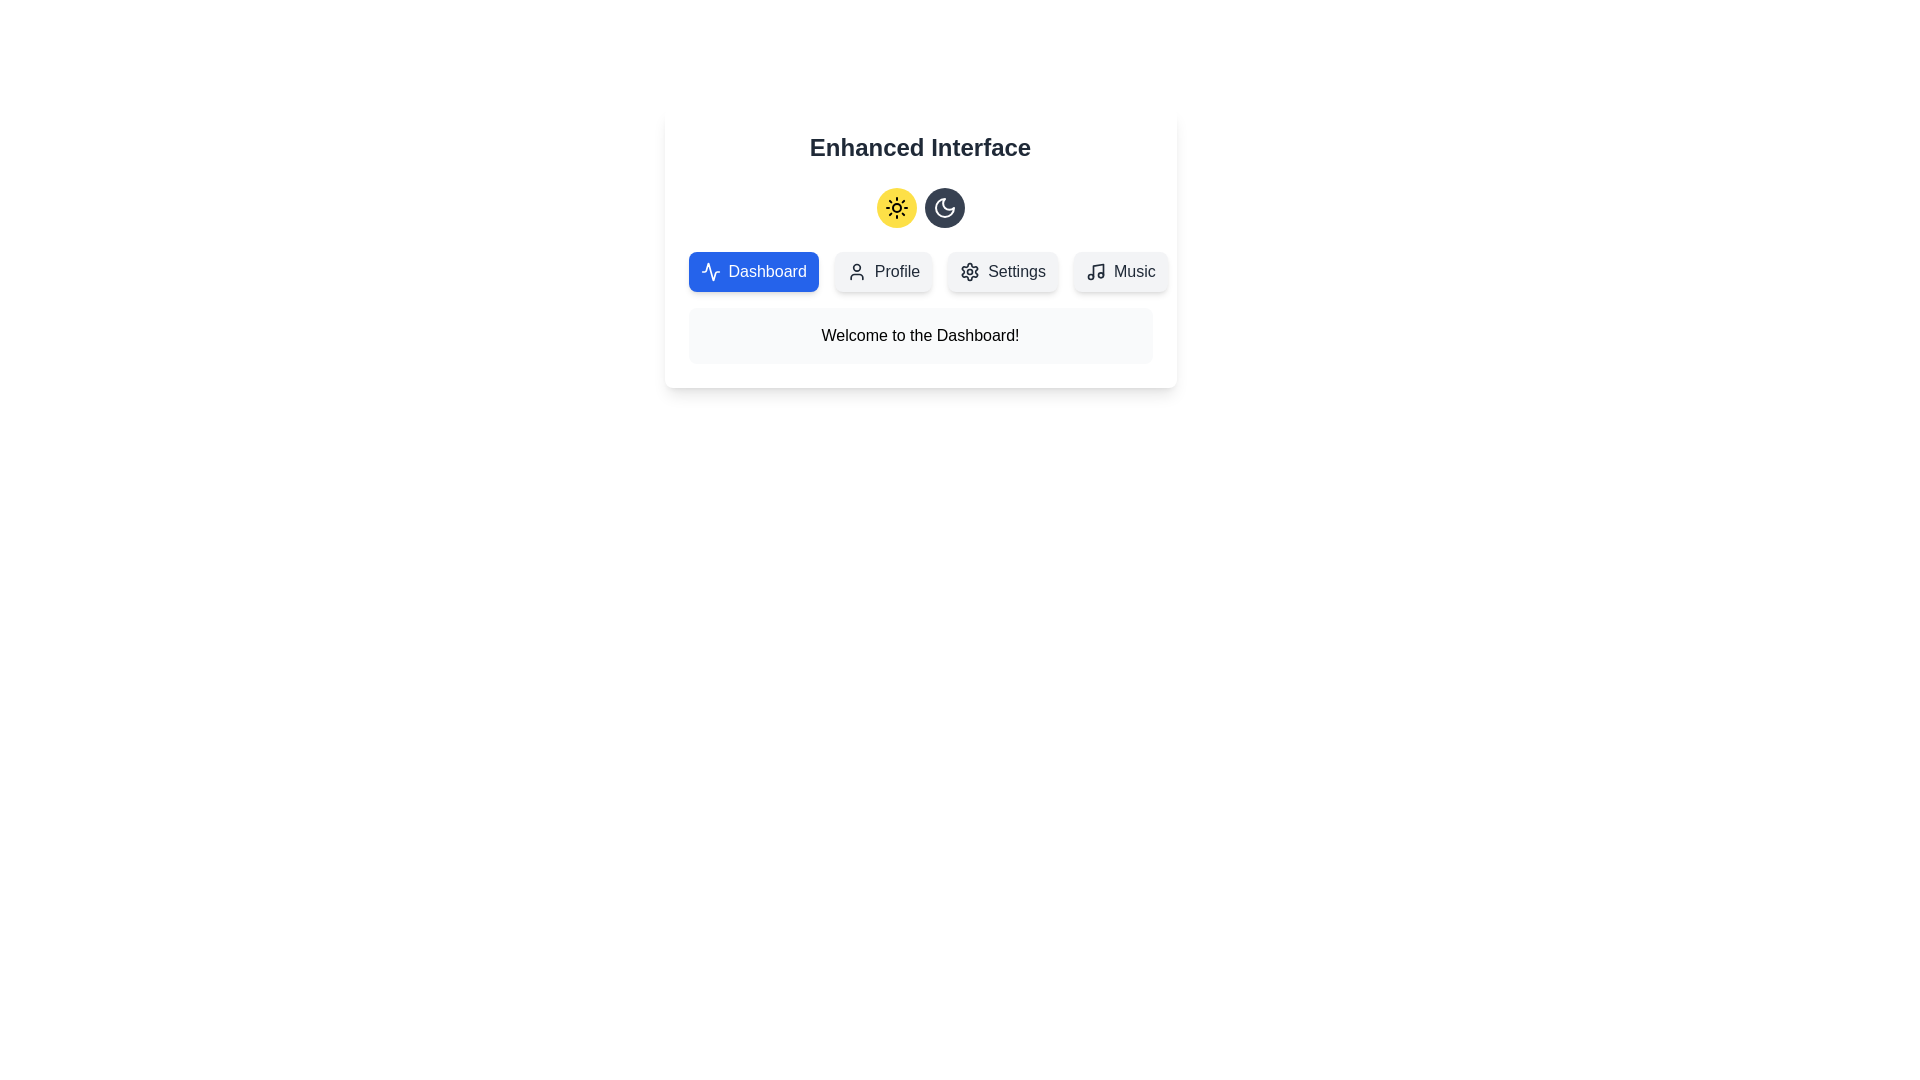  What do you see at coordinates (1017, 272) in the screenshot?
I see `the 'Settings' Text Label, which is centrally positioned in the upper section of the interface, to interact with the related settings function` at bounding box center [1017, 272].